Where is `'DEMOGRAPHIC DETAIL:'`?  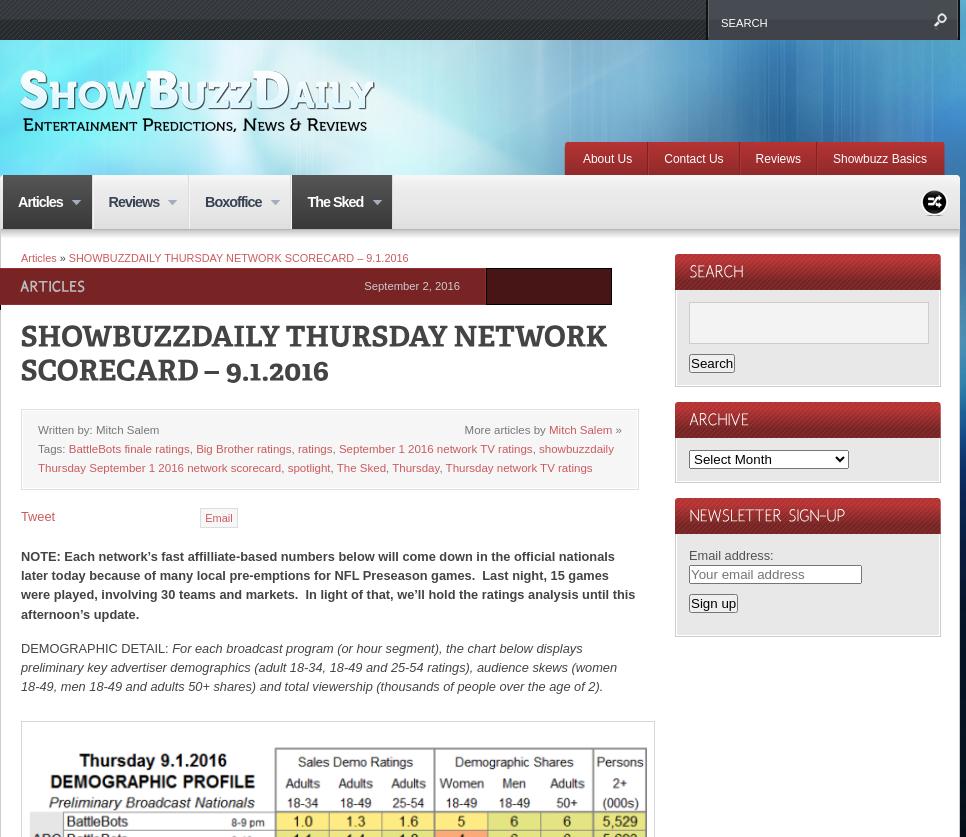 'DEMOGRAPHIC DETAIL:' is located at coordinates (95, 647).